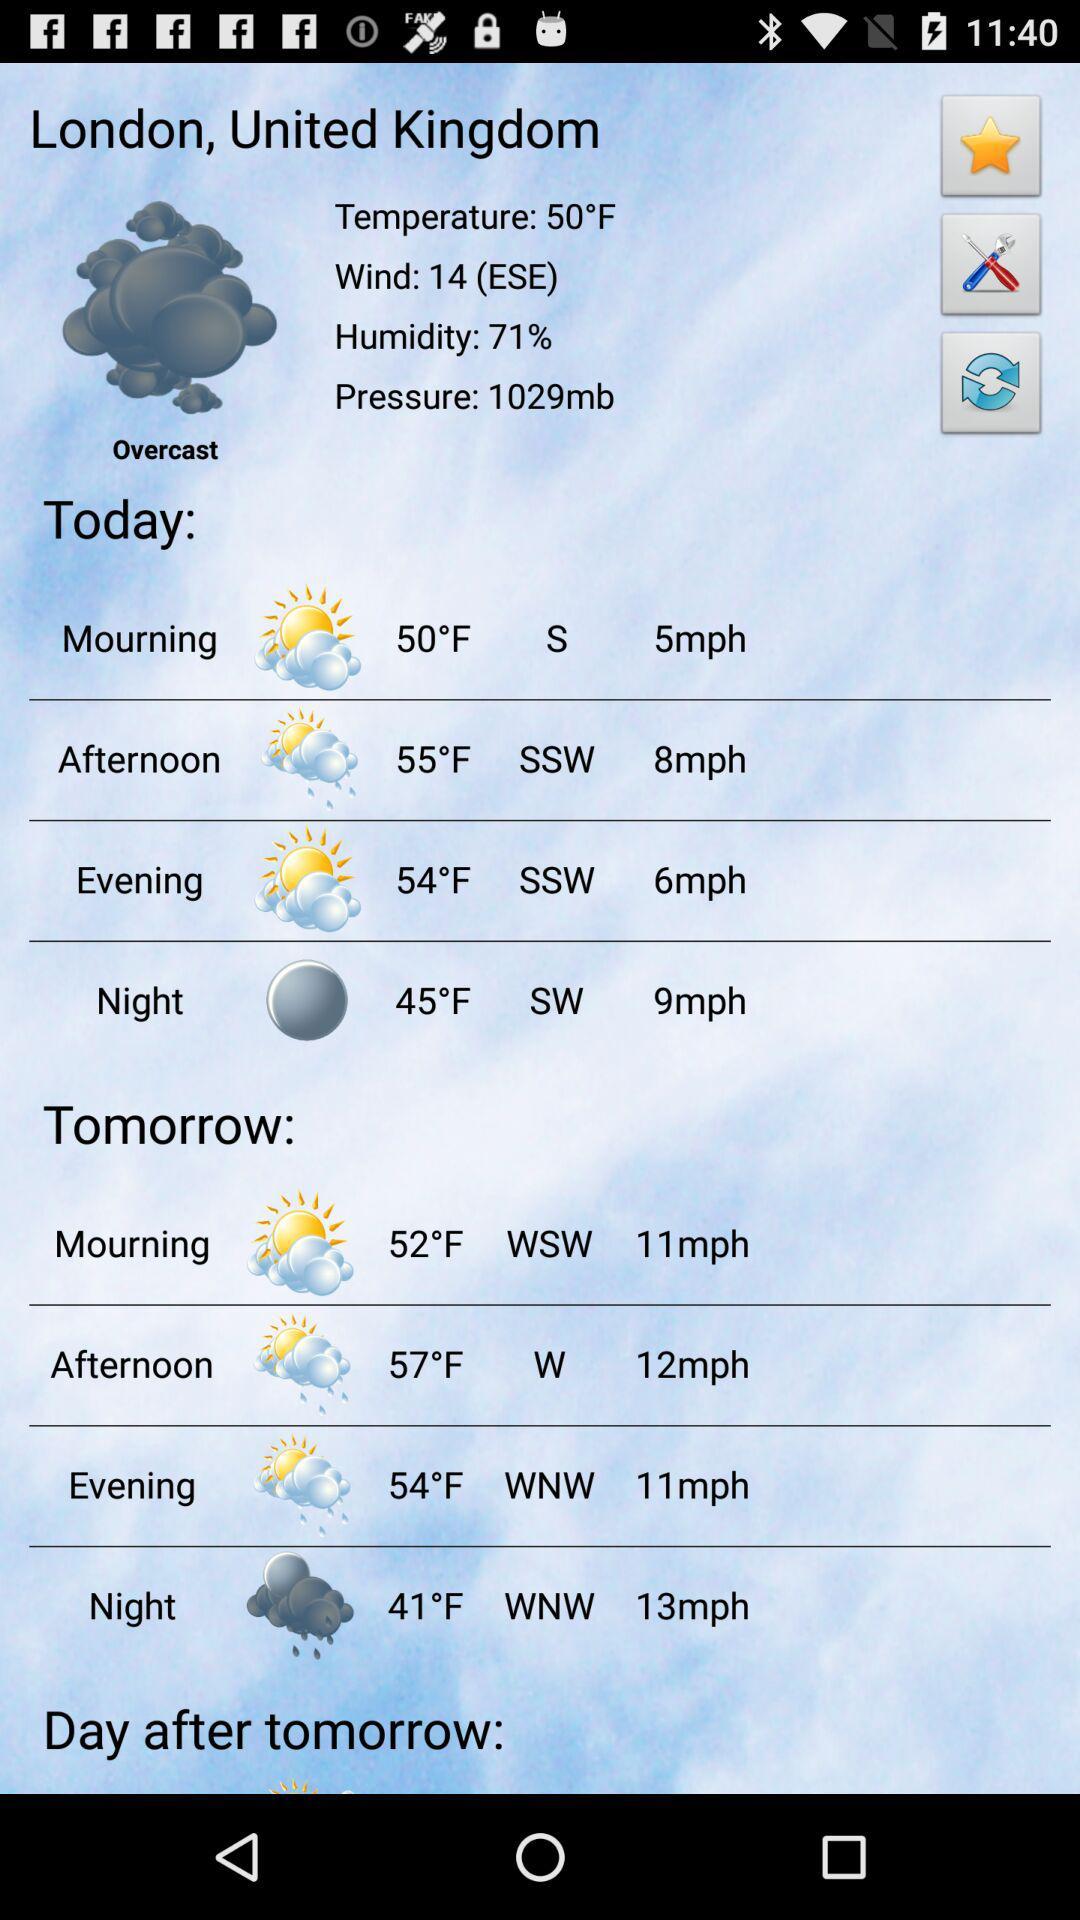  Describe the element at coordinates (307, 757) in the screenshot. I see `forecast clipart` at that location.